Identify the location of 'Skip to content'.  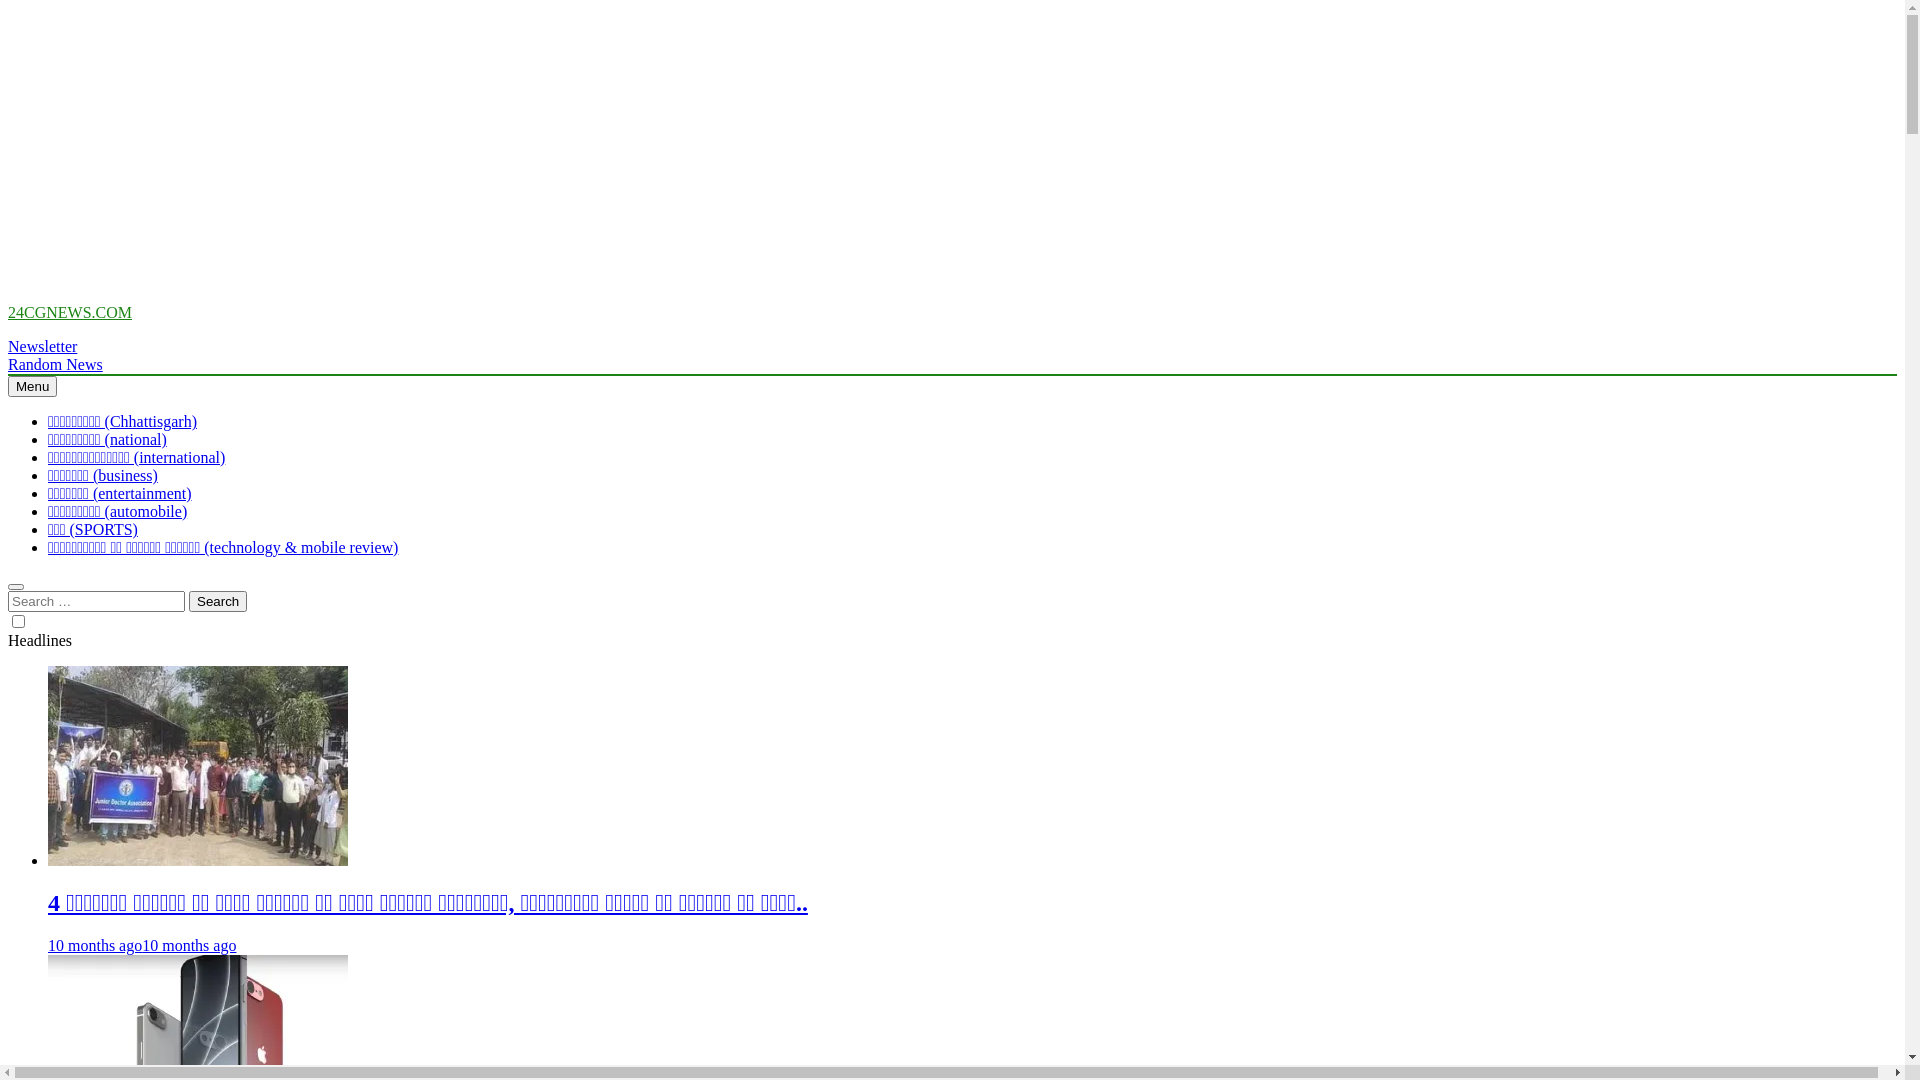
(7, 303).